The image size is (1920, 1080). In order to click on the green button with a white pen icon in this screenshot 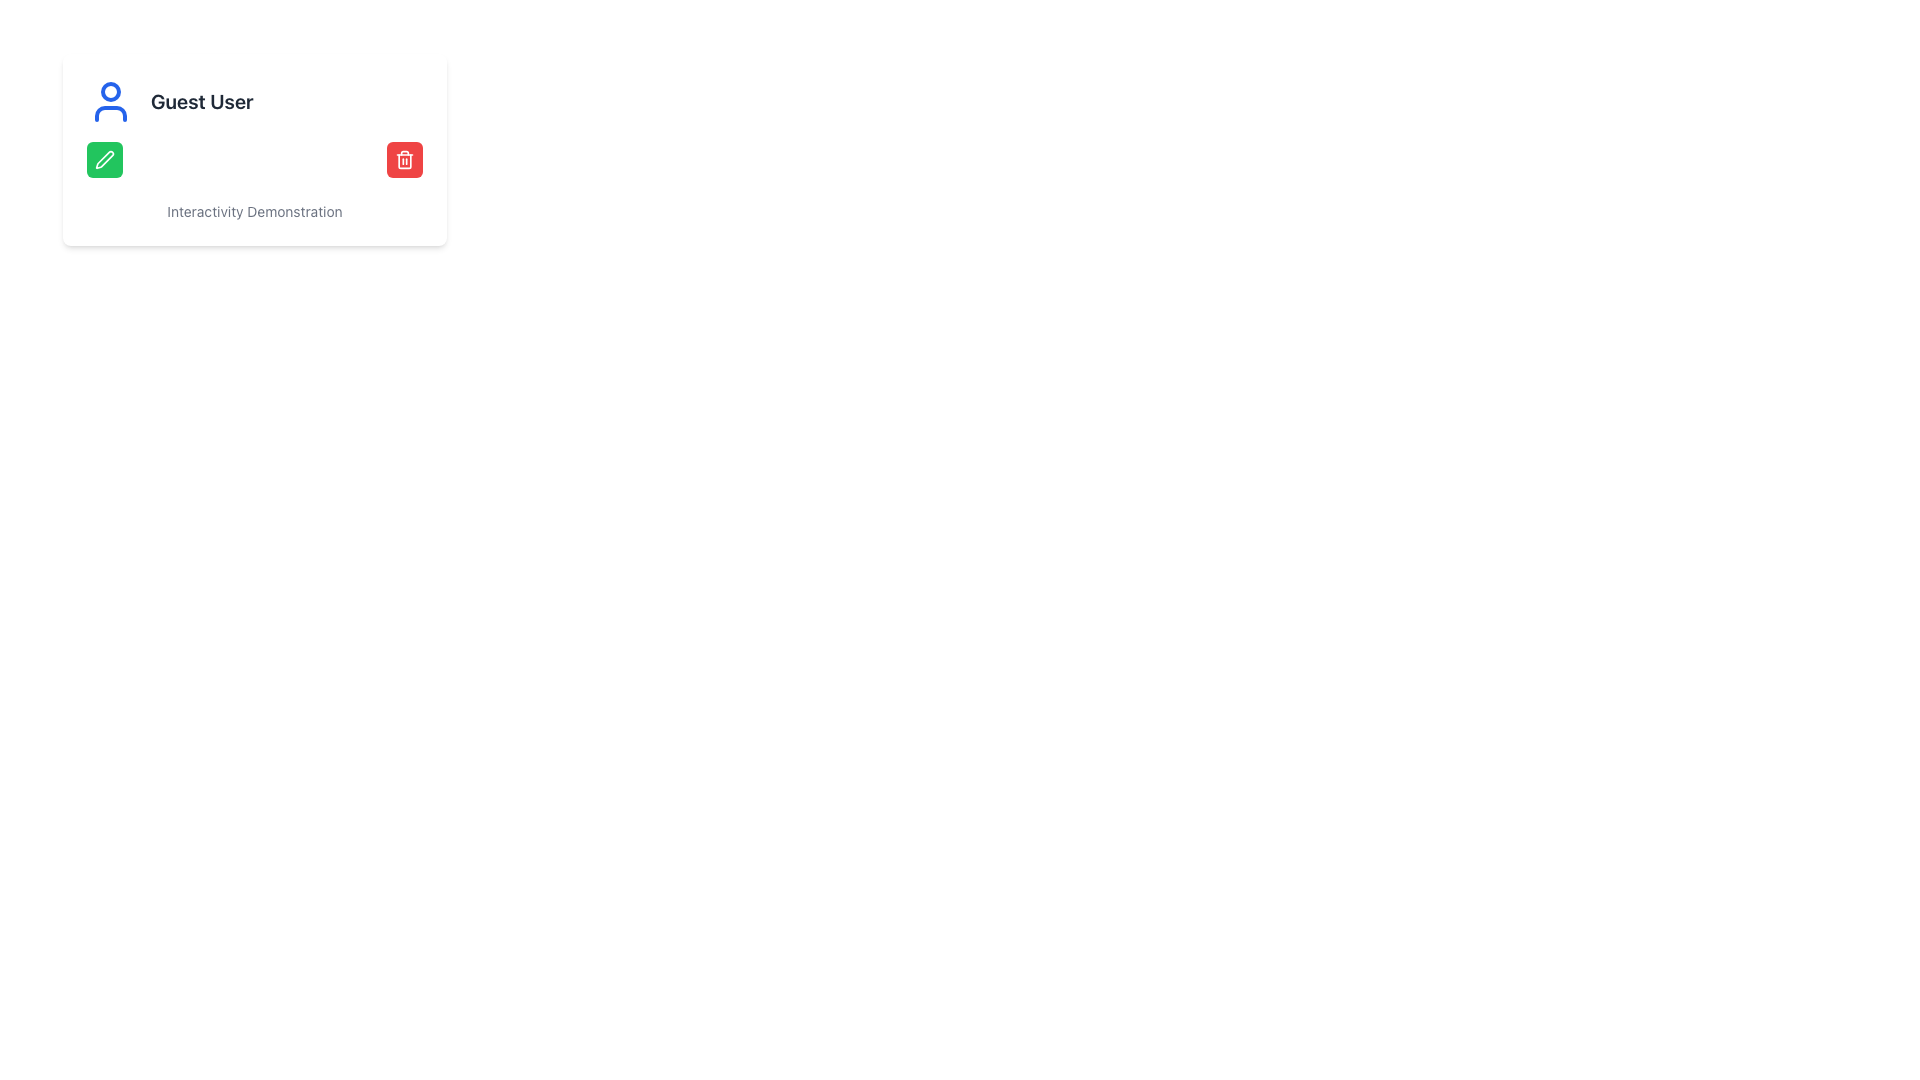, I will do `click(104, 158)`.